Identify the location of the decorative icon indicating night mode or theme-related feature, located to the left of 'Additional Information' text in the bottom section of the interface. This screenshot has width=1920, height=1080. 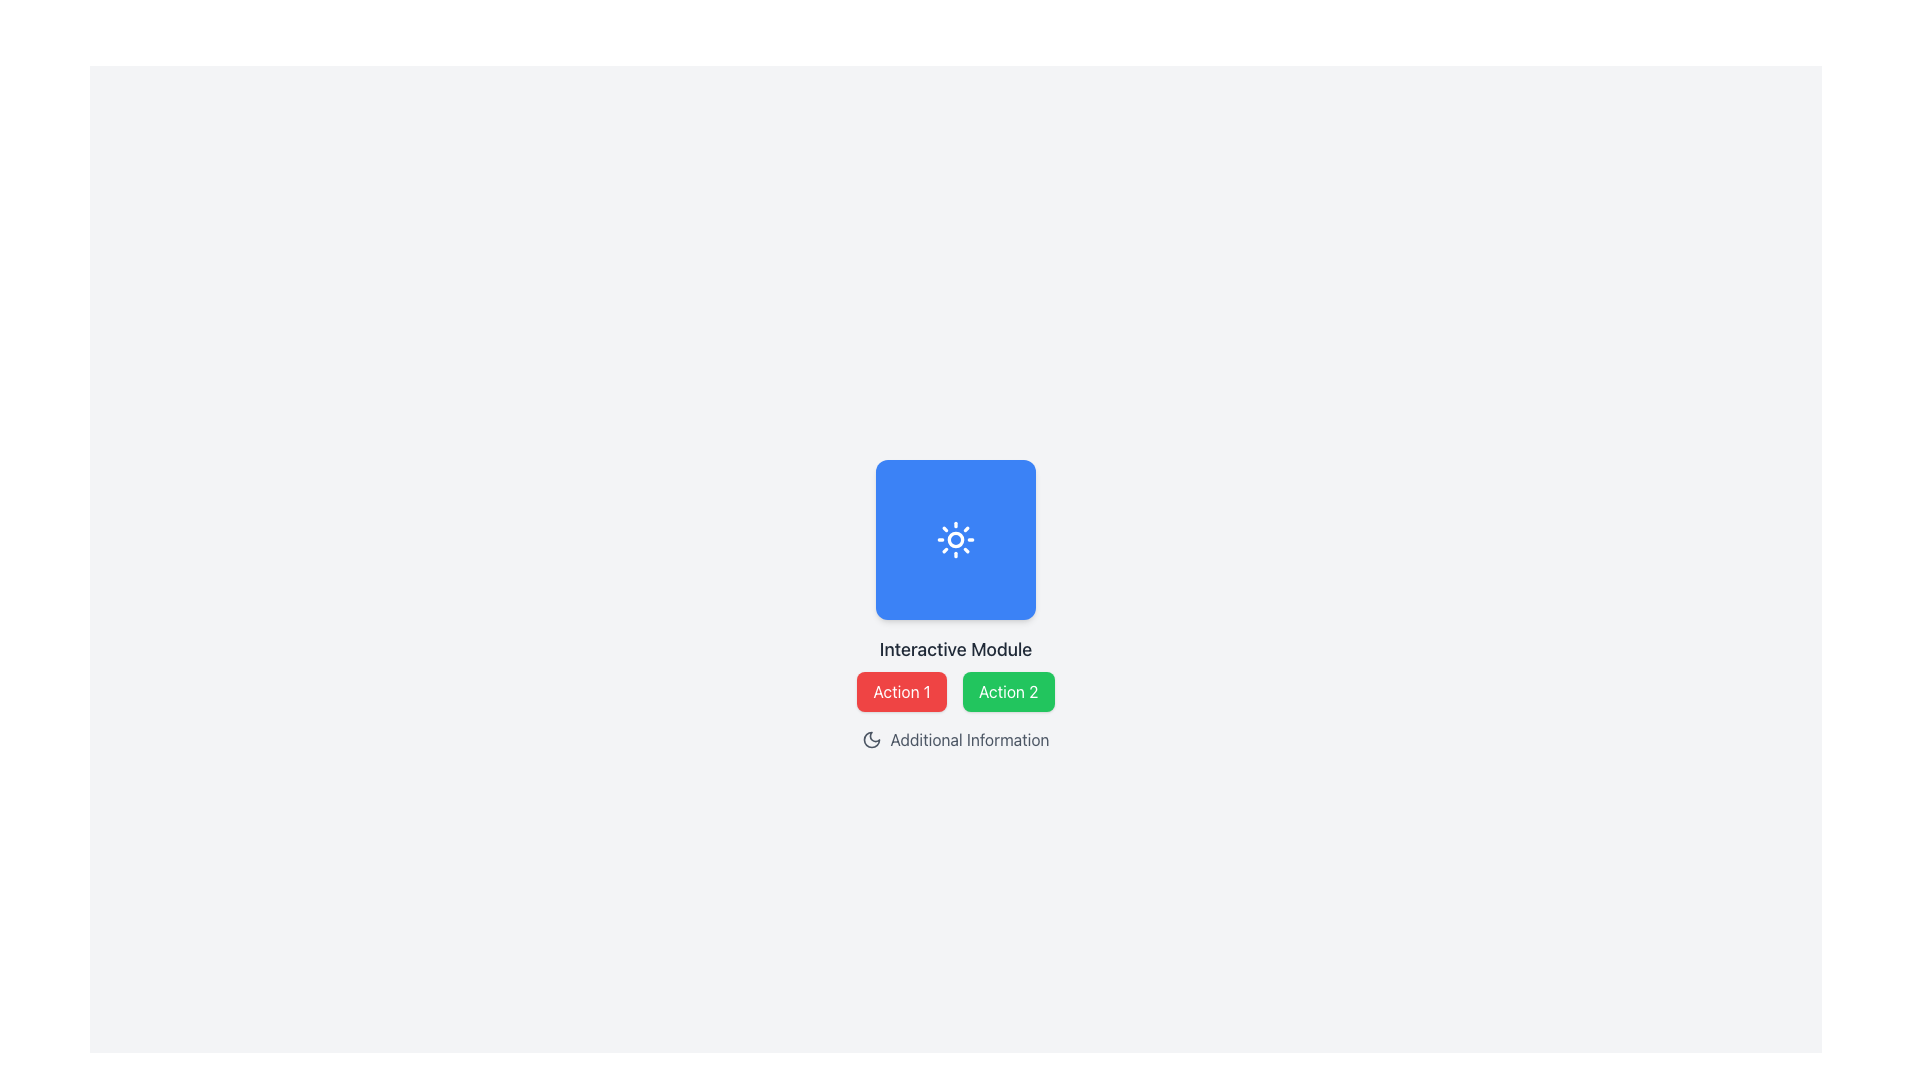
(872, 740).